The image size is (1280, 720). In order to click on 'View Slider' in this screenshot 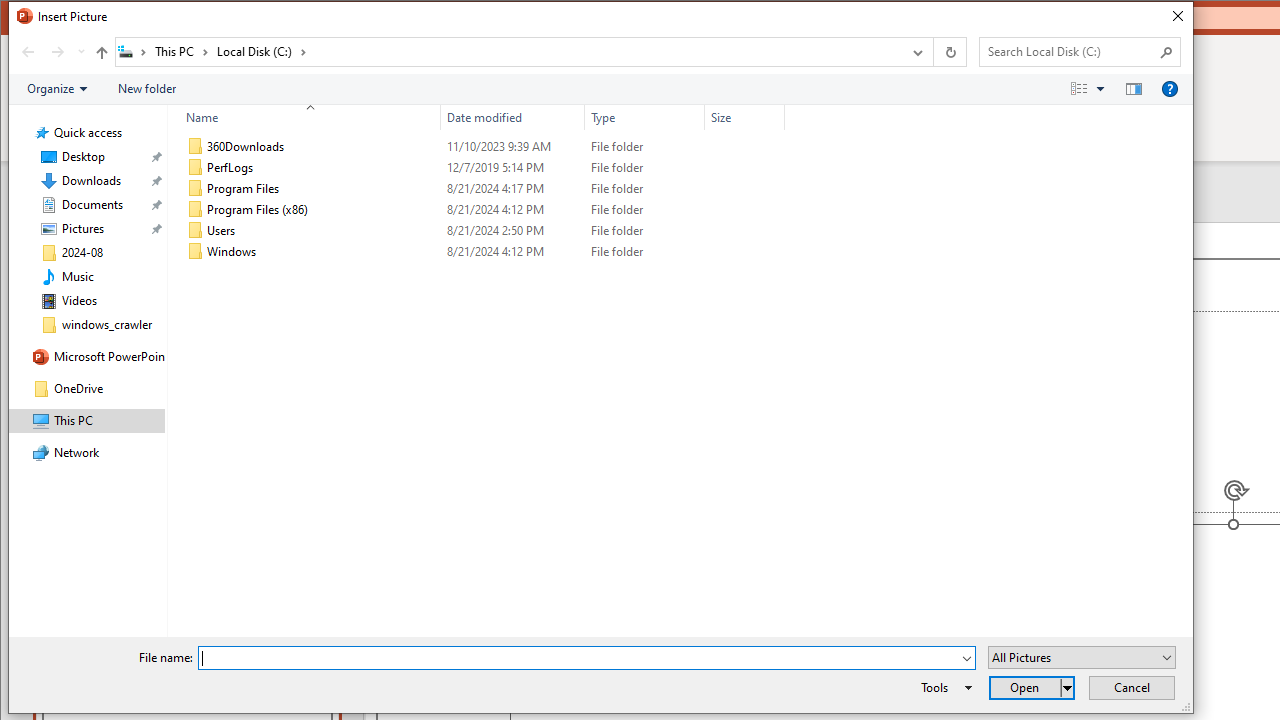, I will do `click(1099, 88)`.